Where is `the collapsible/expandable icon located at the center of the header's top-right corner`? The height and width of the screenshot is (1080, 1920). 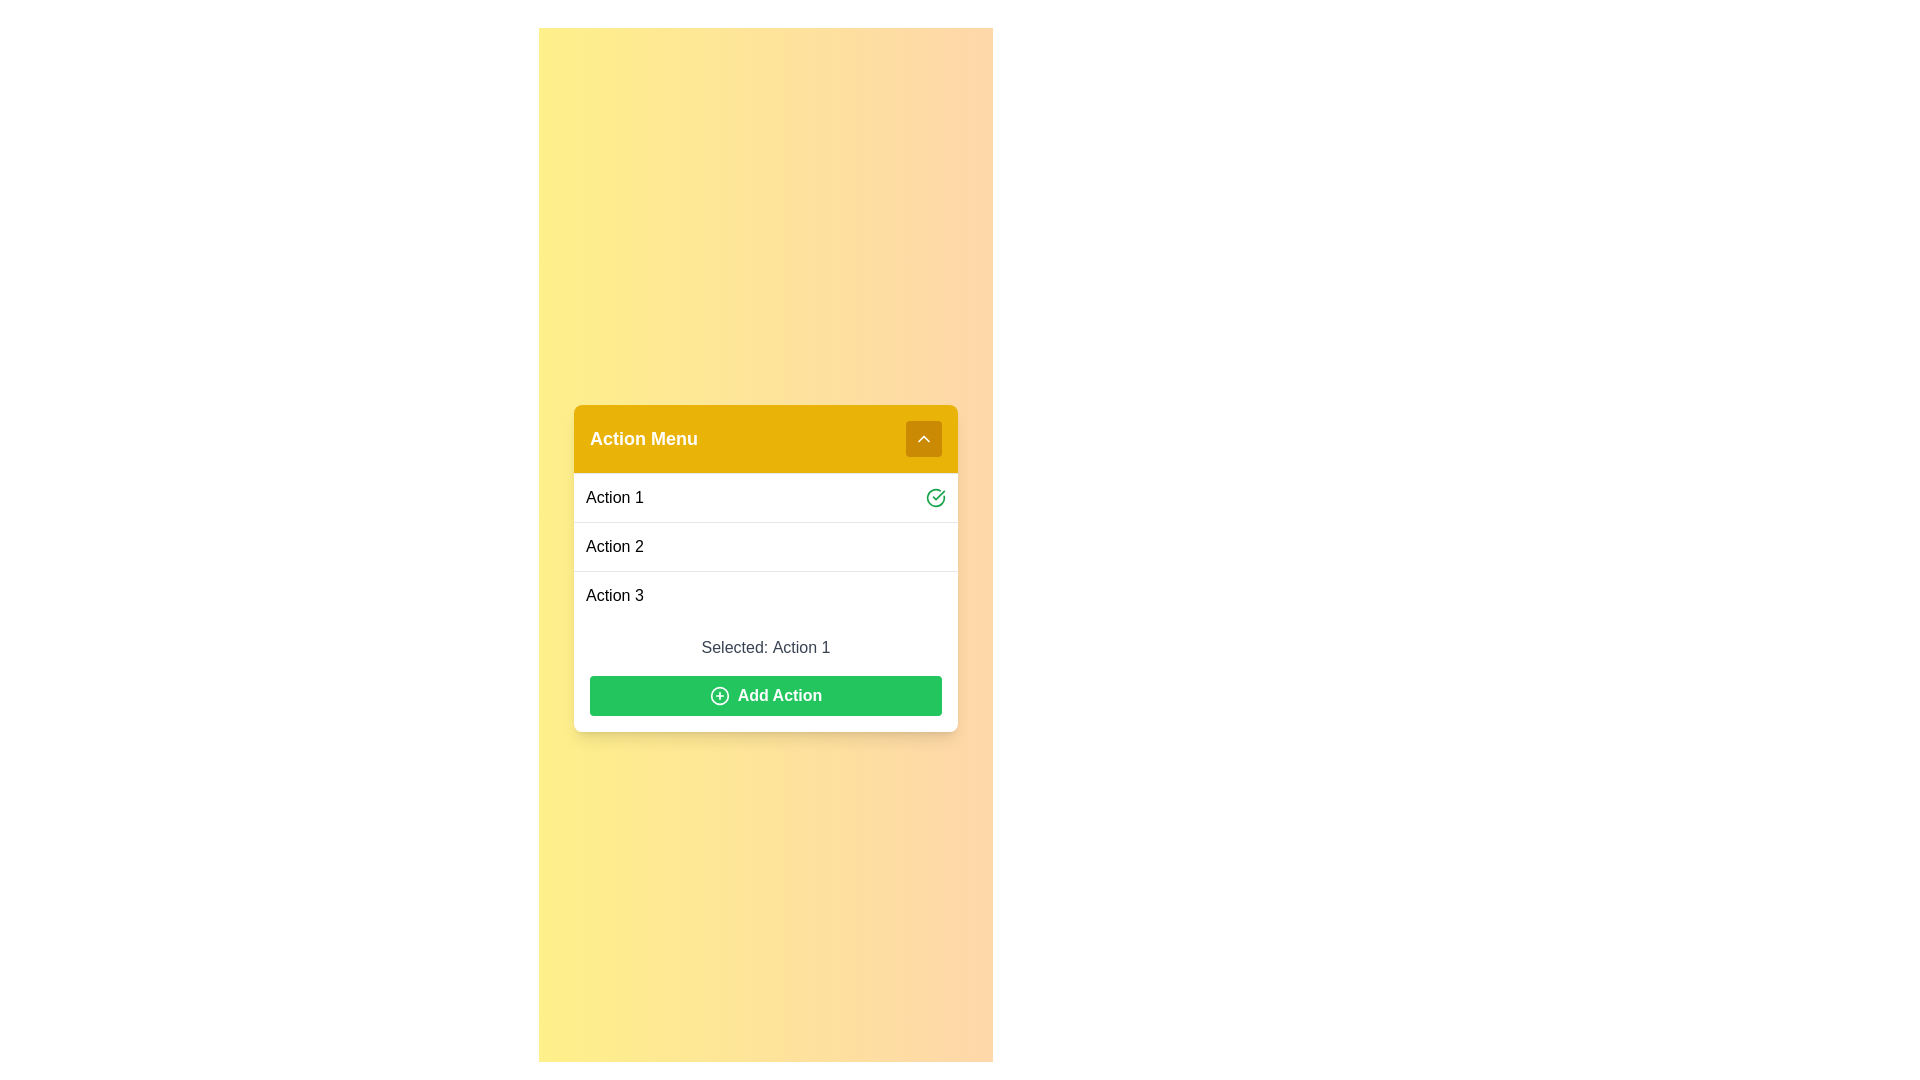 the collapsible/expandable icon located at the center of the header's top-right corner is located at coordinates (923, 437).